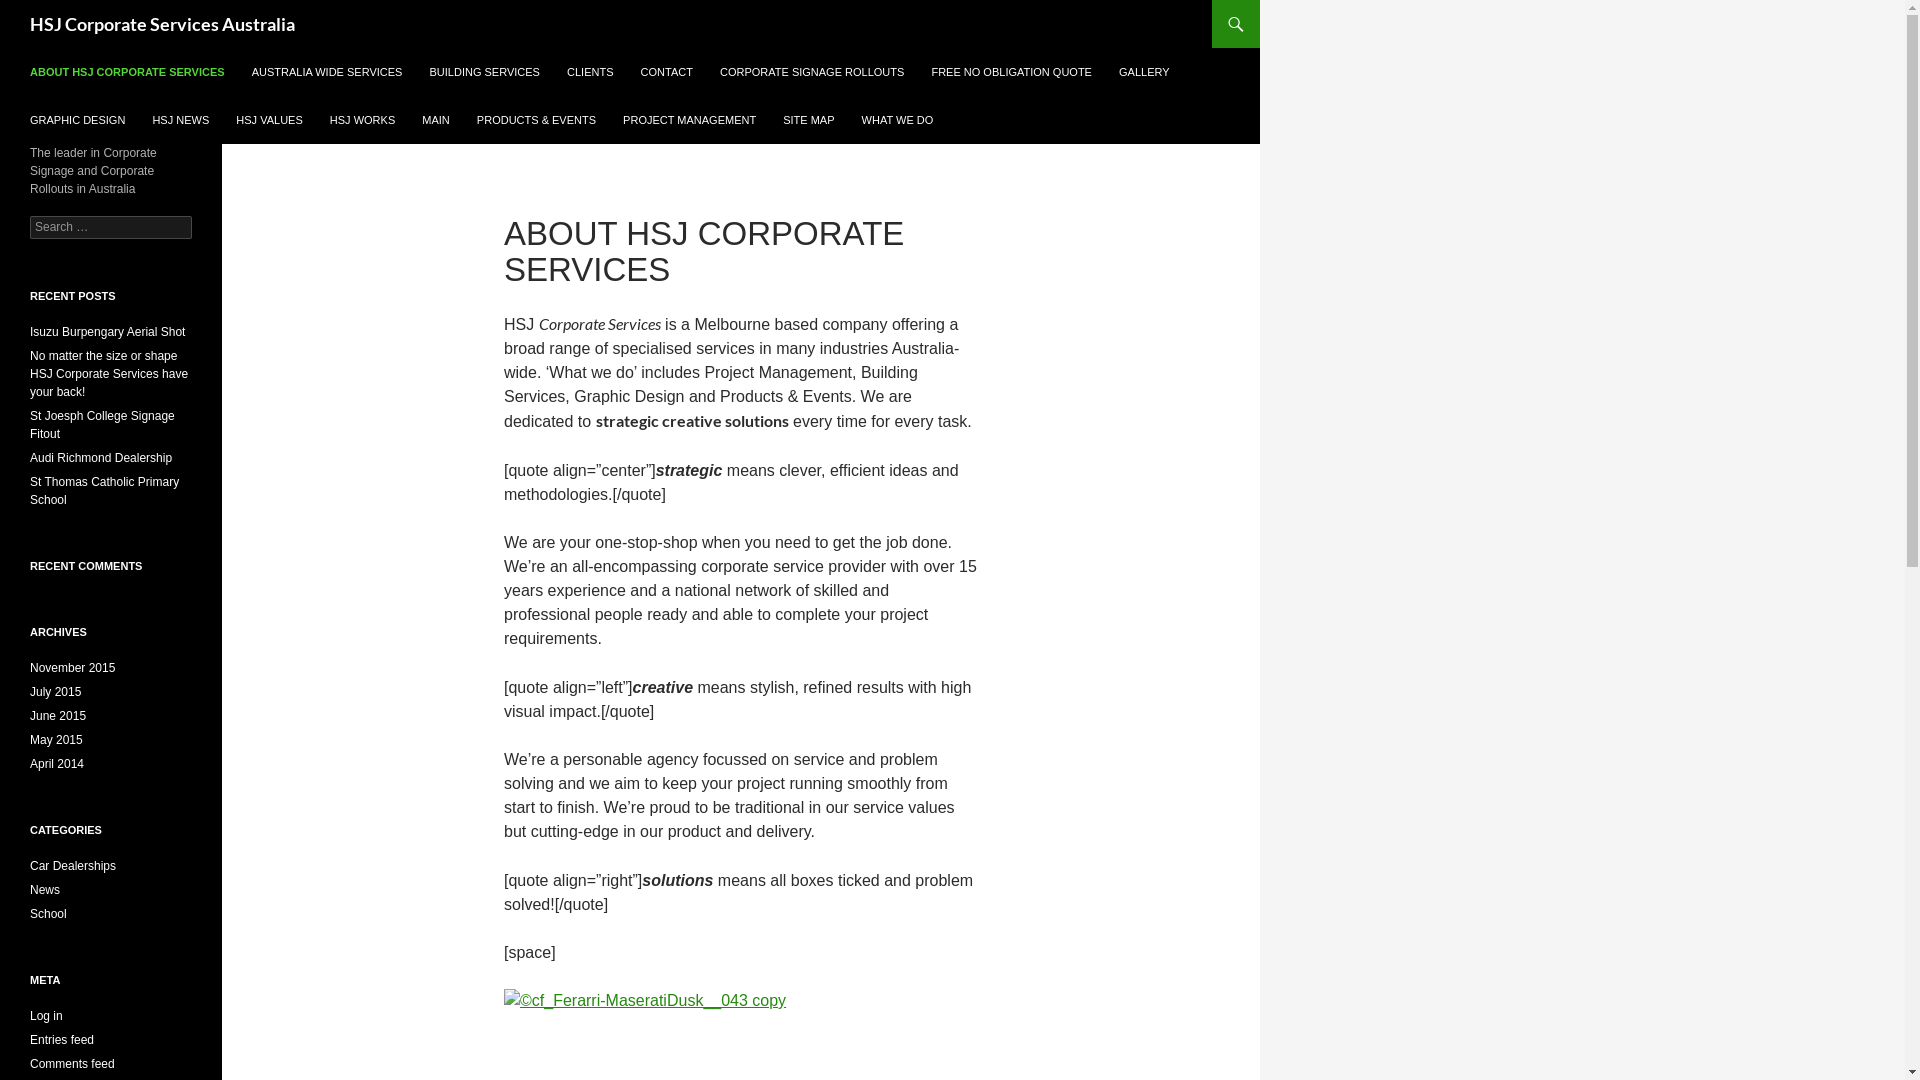 The image size is (1920, 1080). What do you see at coordinates (29, 23) in the screenshot?
I see `'HSJ Corporate Services Australia'` at bounding box center [29, 23].